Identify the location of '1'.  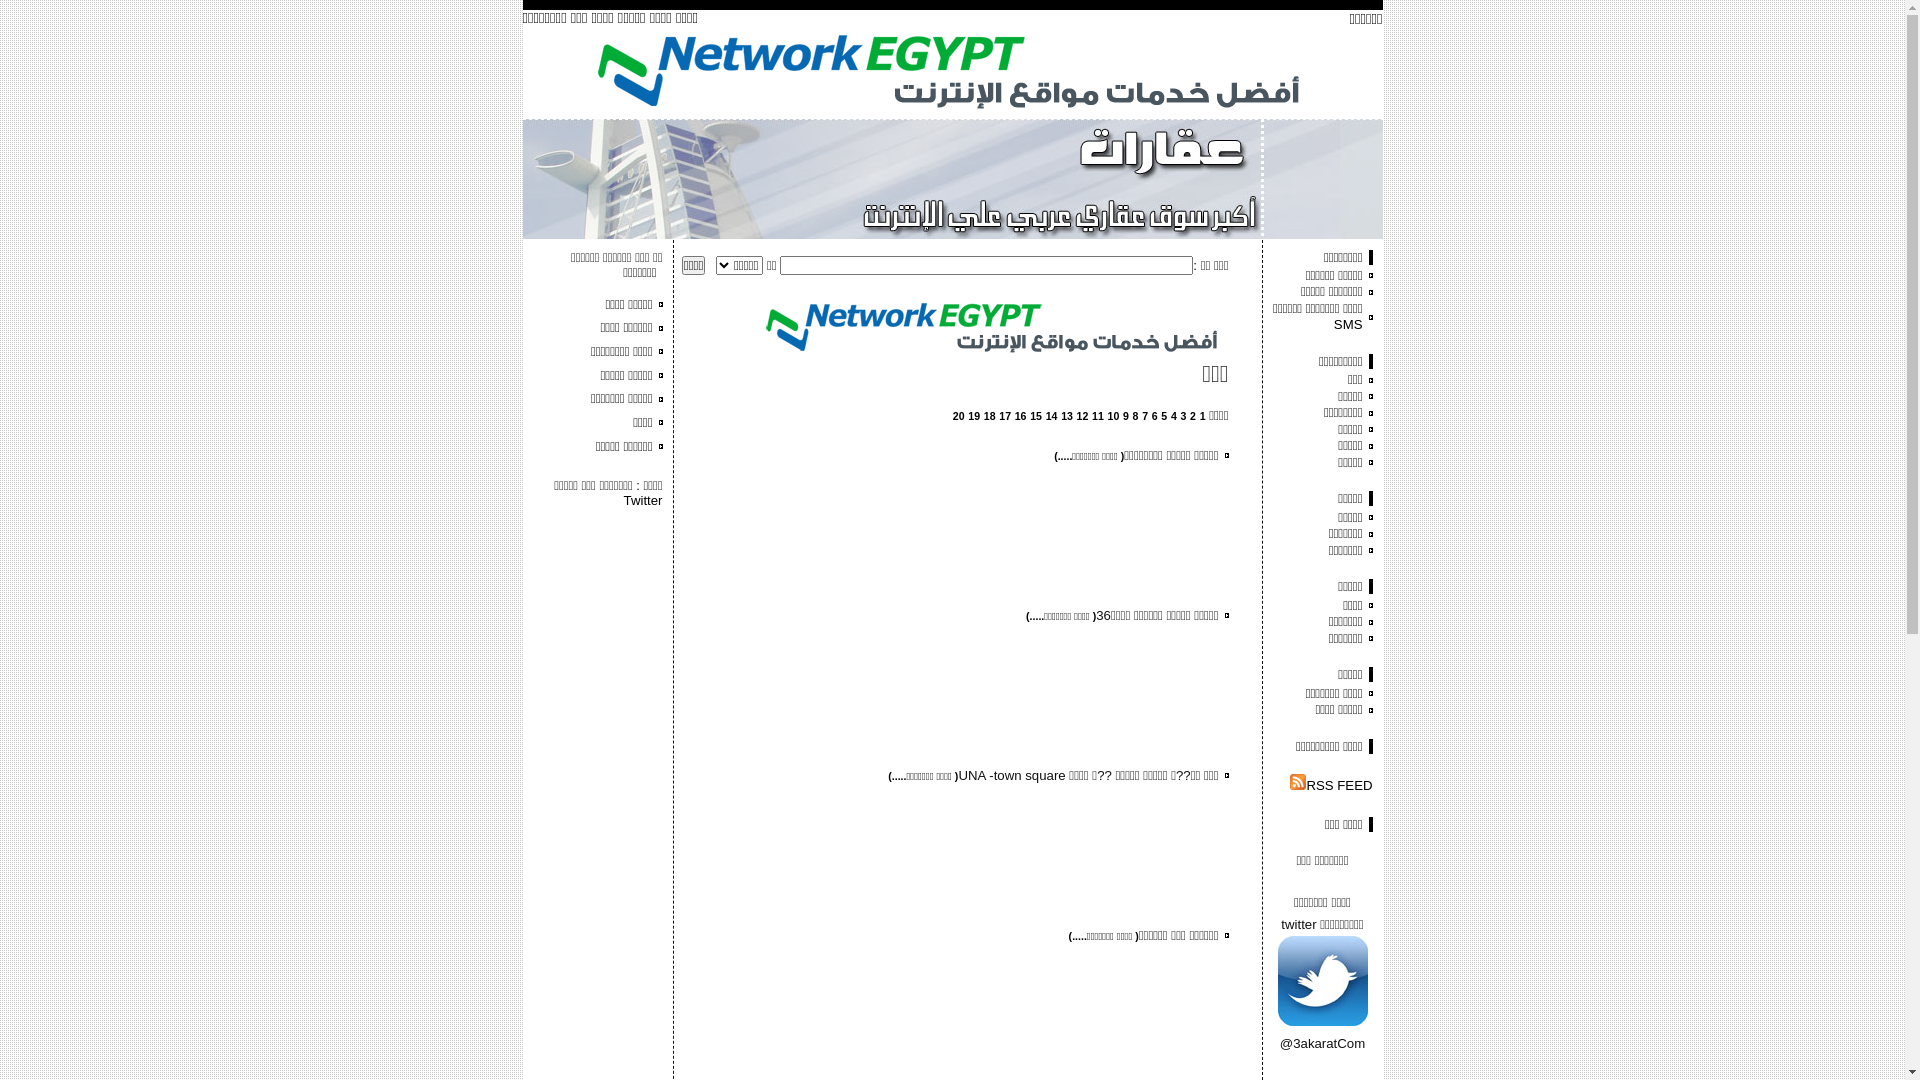
(1202, 415).